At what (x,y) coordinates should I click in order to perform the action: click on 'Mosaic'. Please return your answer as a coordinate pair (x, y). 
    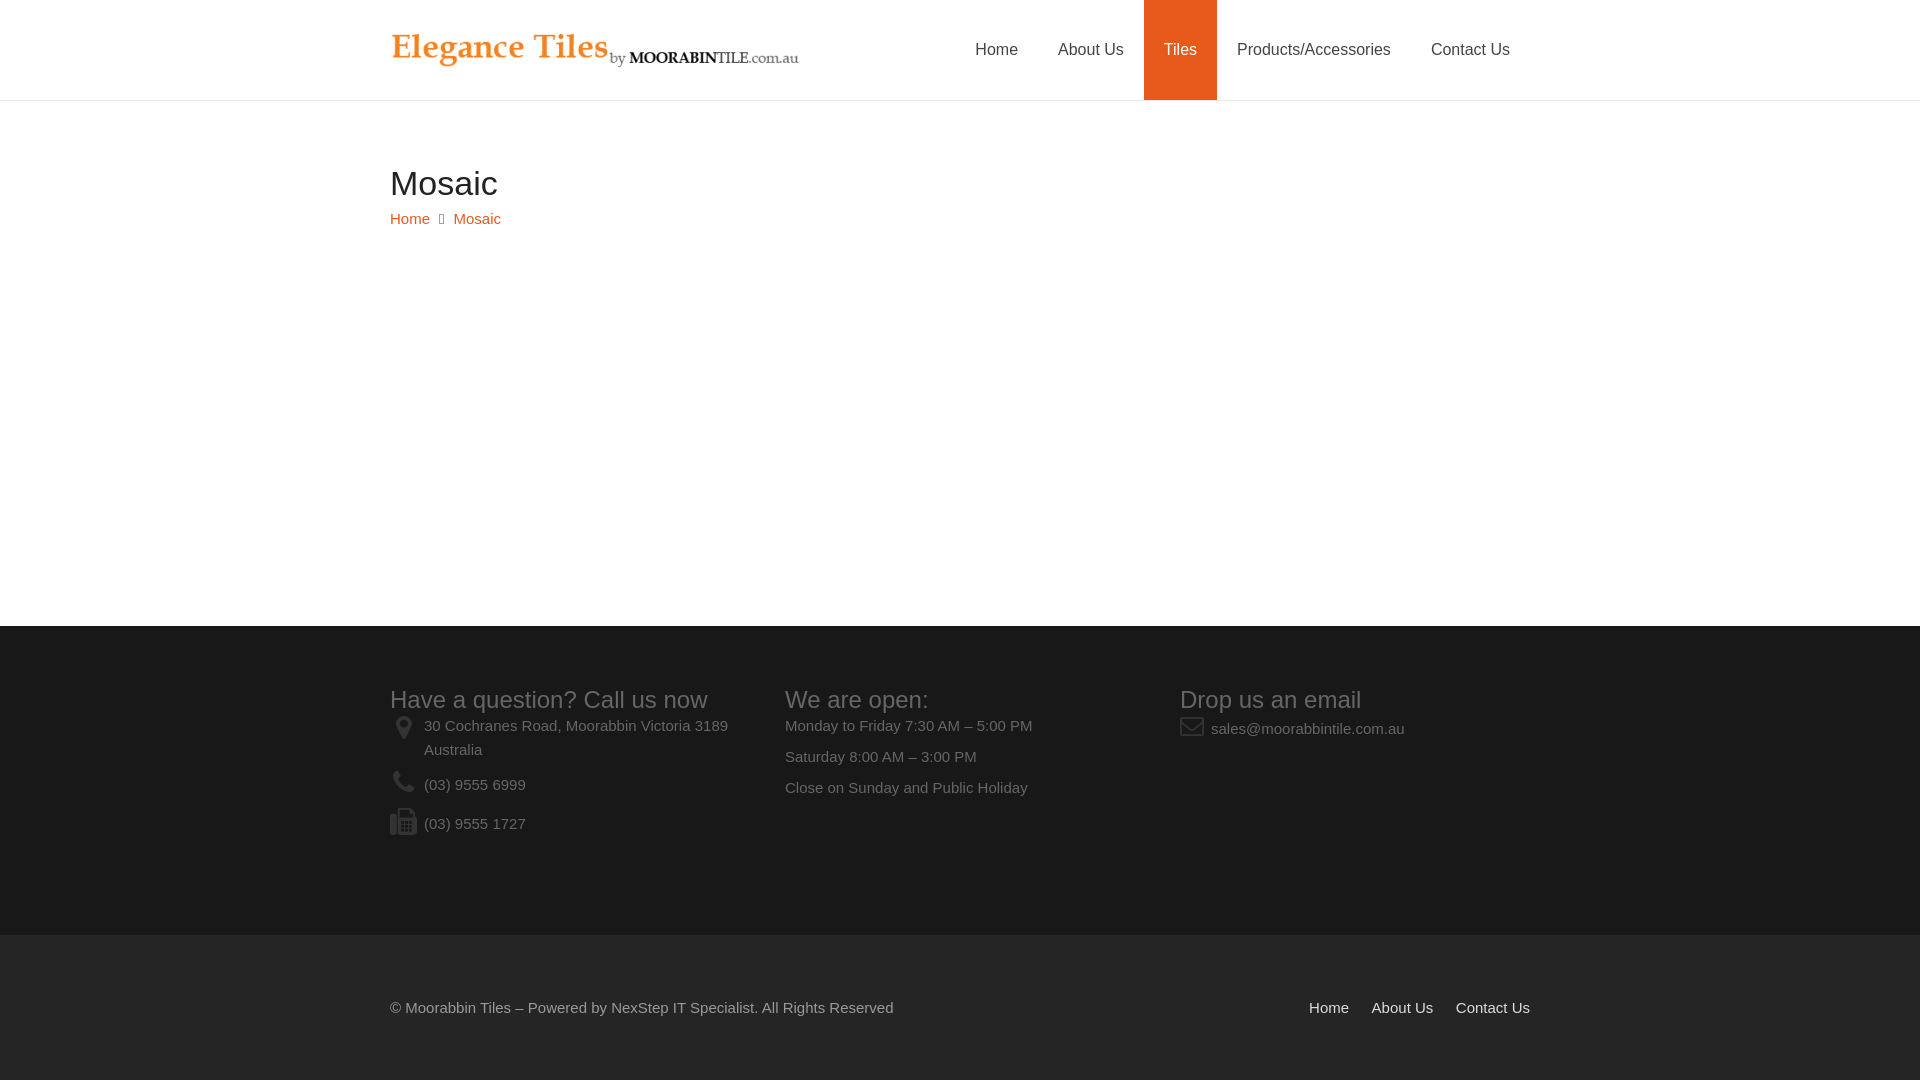
    Looking at the image, I should click on (477, 218).